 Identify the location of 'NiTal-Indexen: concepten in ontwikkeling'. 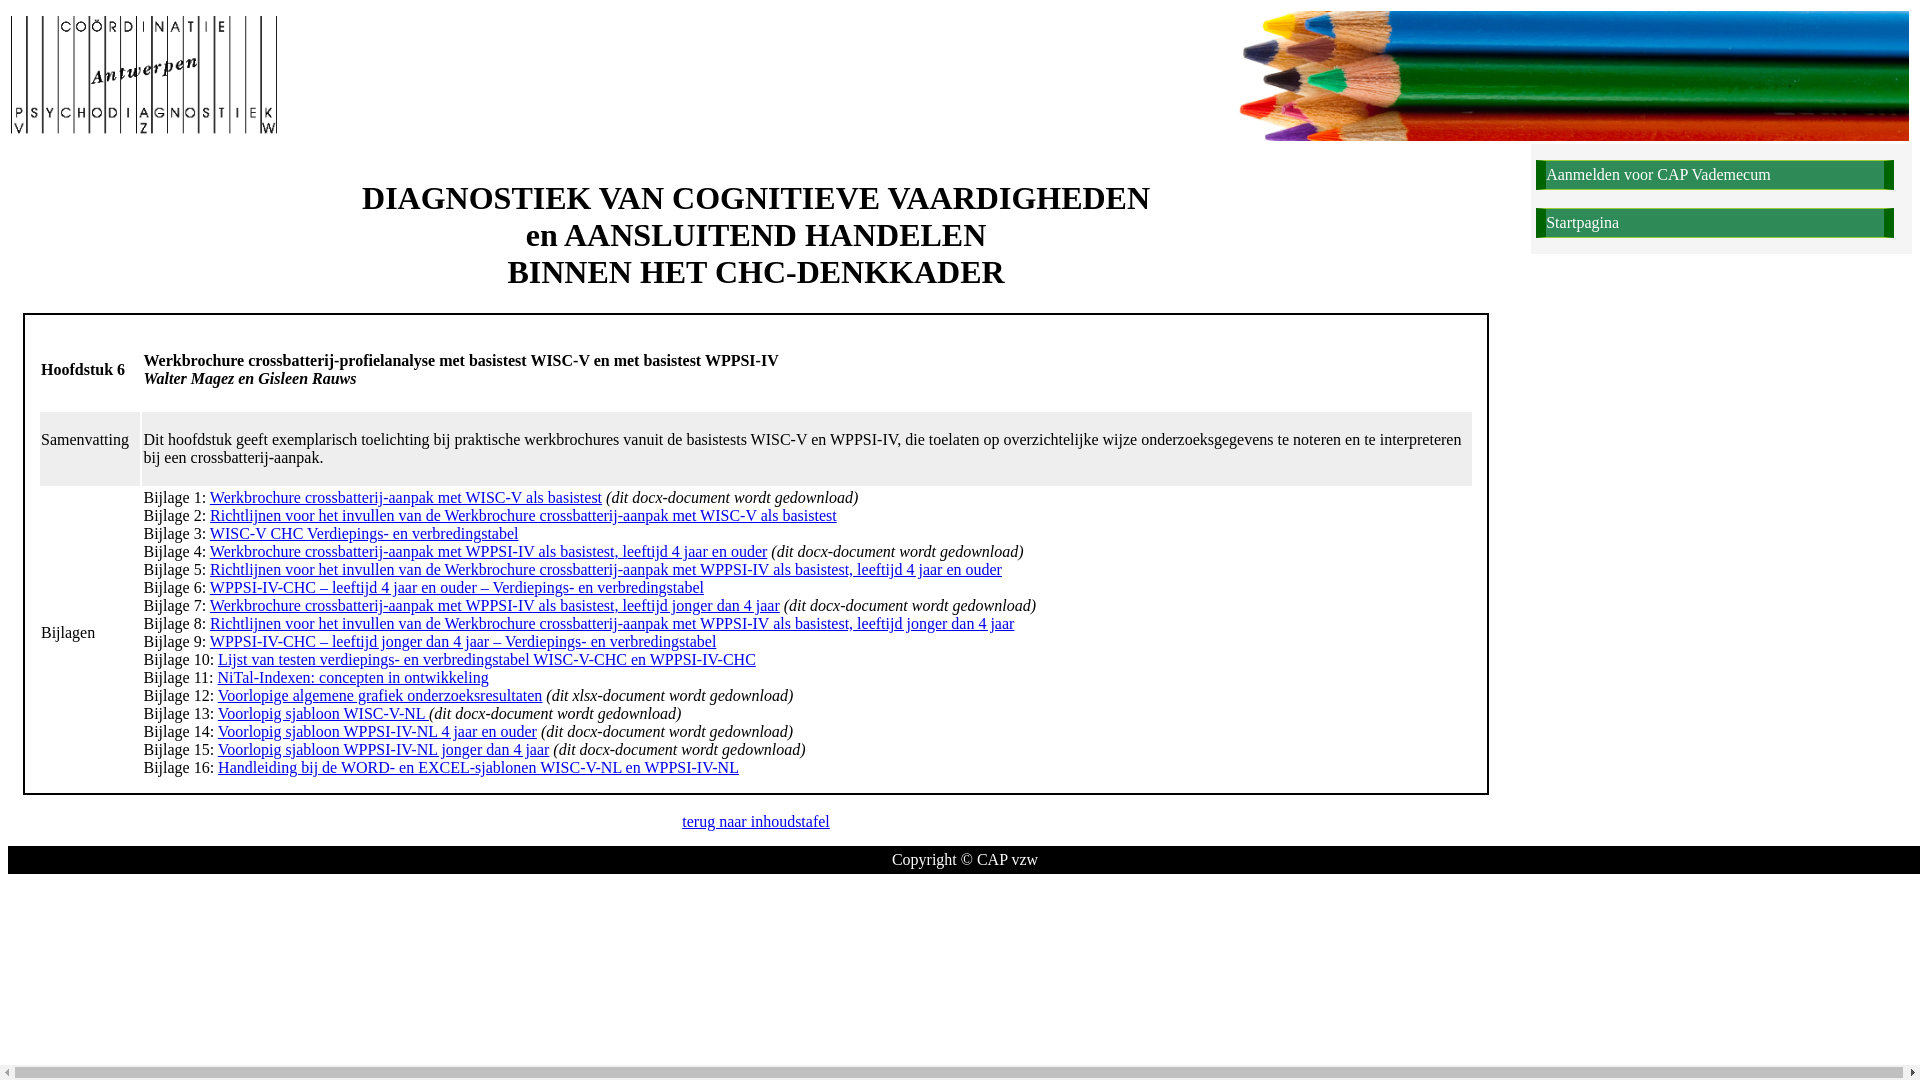
(353, 676).